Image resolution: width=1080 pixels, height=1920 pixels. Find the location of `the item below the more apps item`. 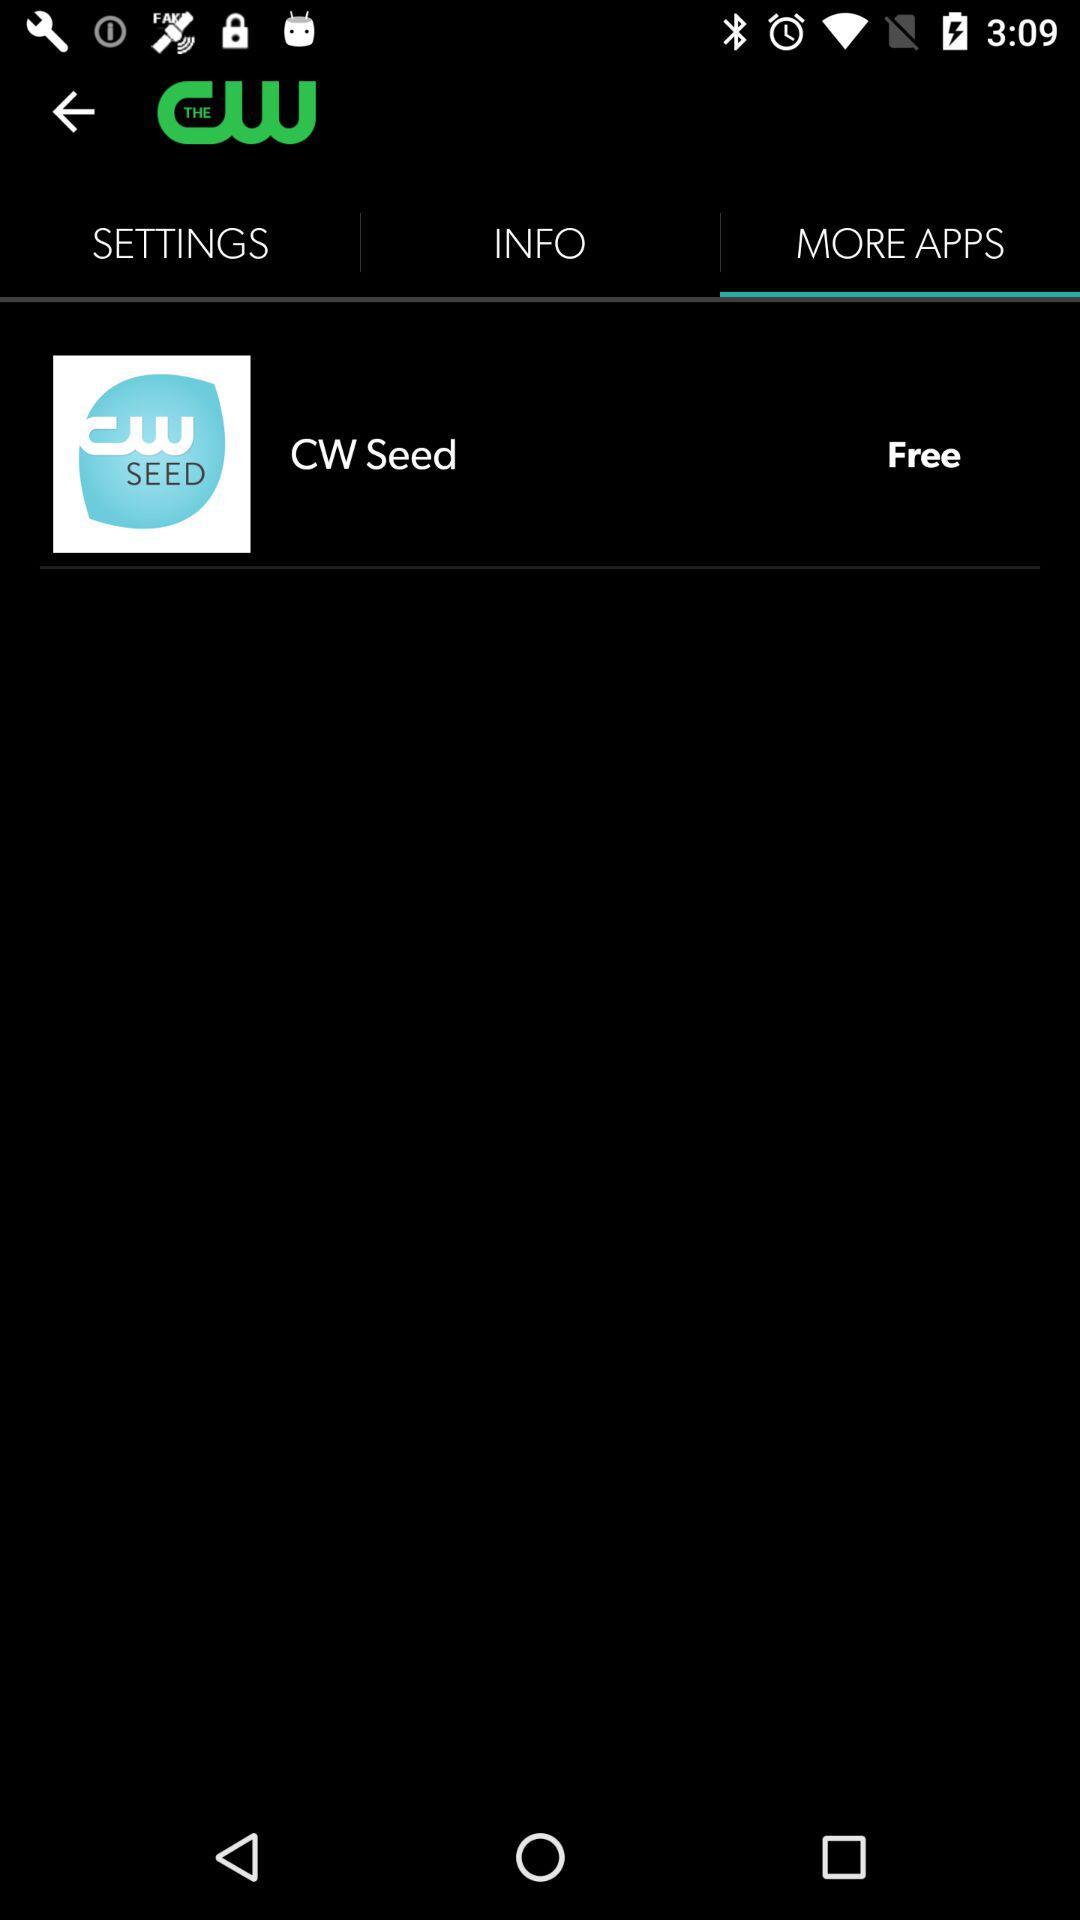

the item below the more apps item is located at coordinates (924, 452).